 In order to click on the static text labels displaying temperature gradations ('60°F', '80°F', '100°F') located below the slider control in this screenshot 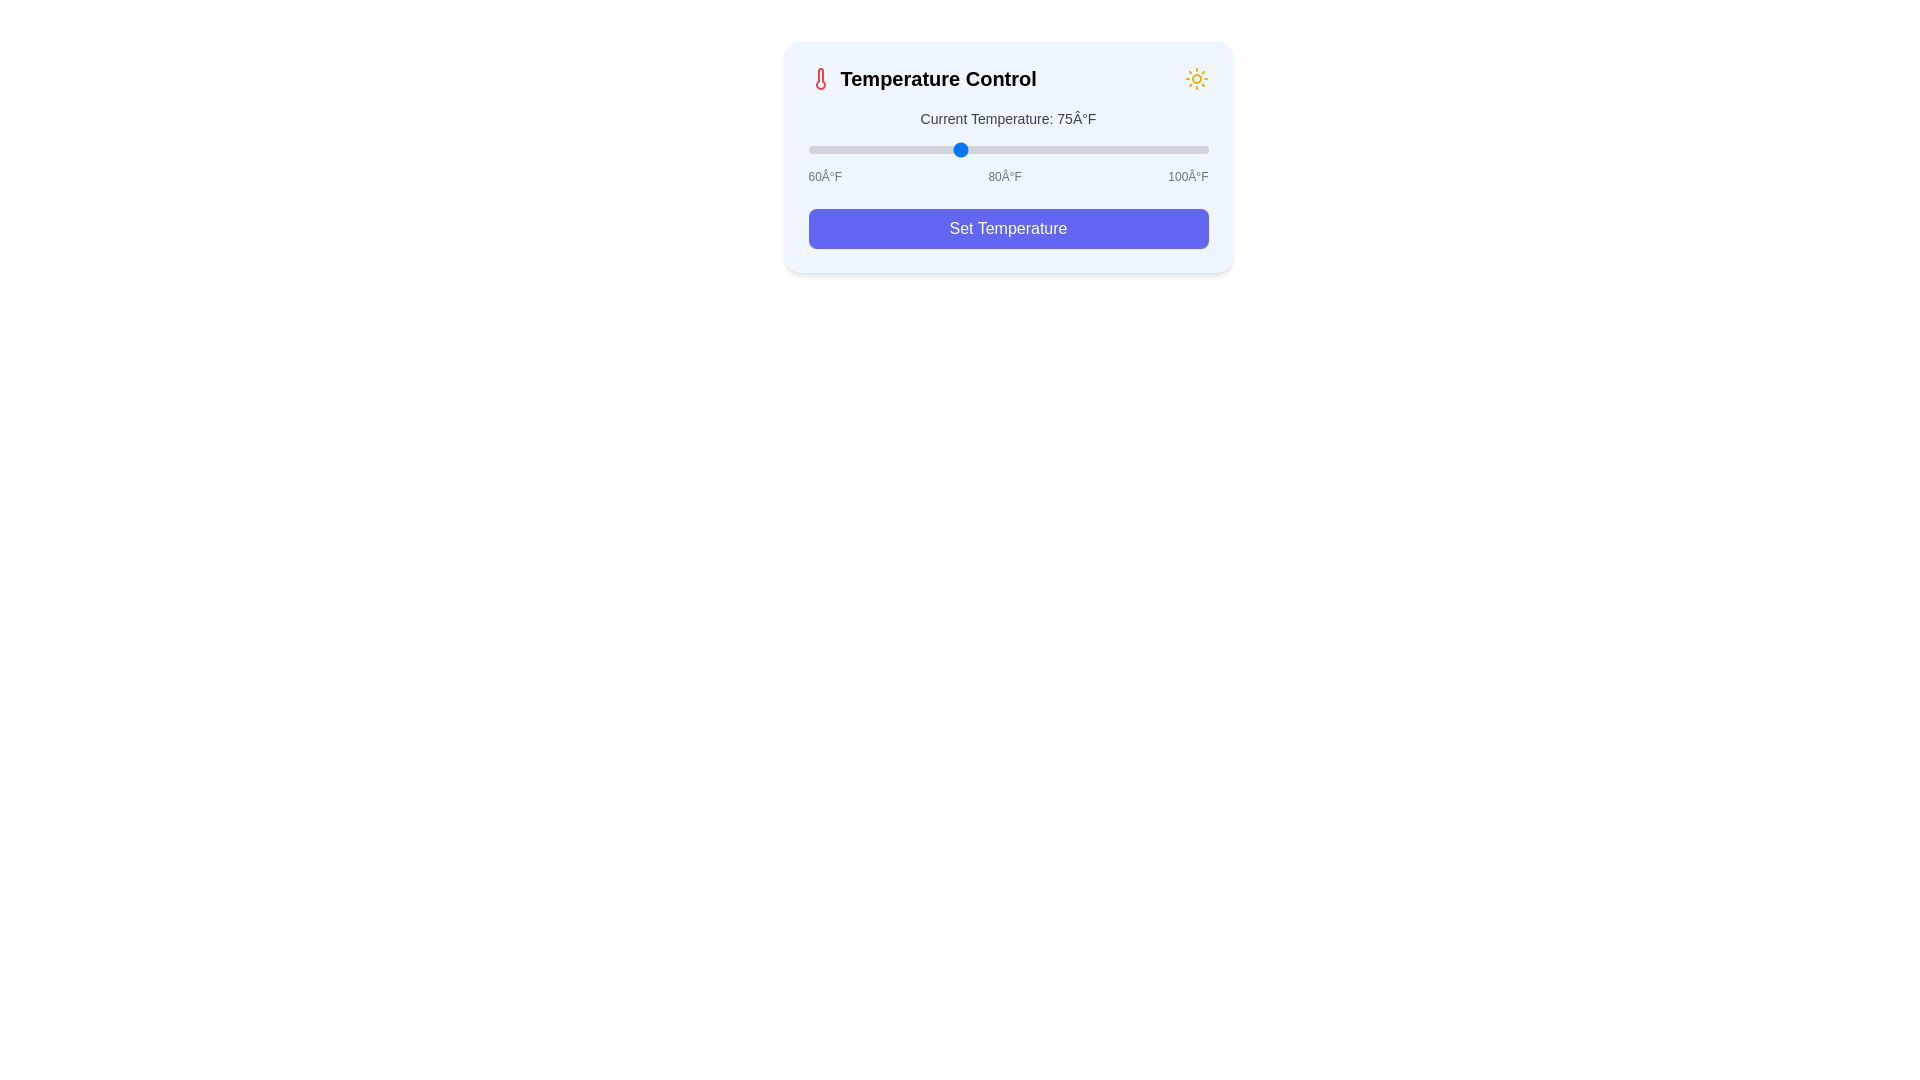, I will do `click(1008, 176)`.